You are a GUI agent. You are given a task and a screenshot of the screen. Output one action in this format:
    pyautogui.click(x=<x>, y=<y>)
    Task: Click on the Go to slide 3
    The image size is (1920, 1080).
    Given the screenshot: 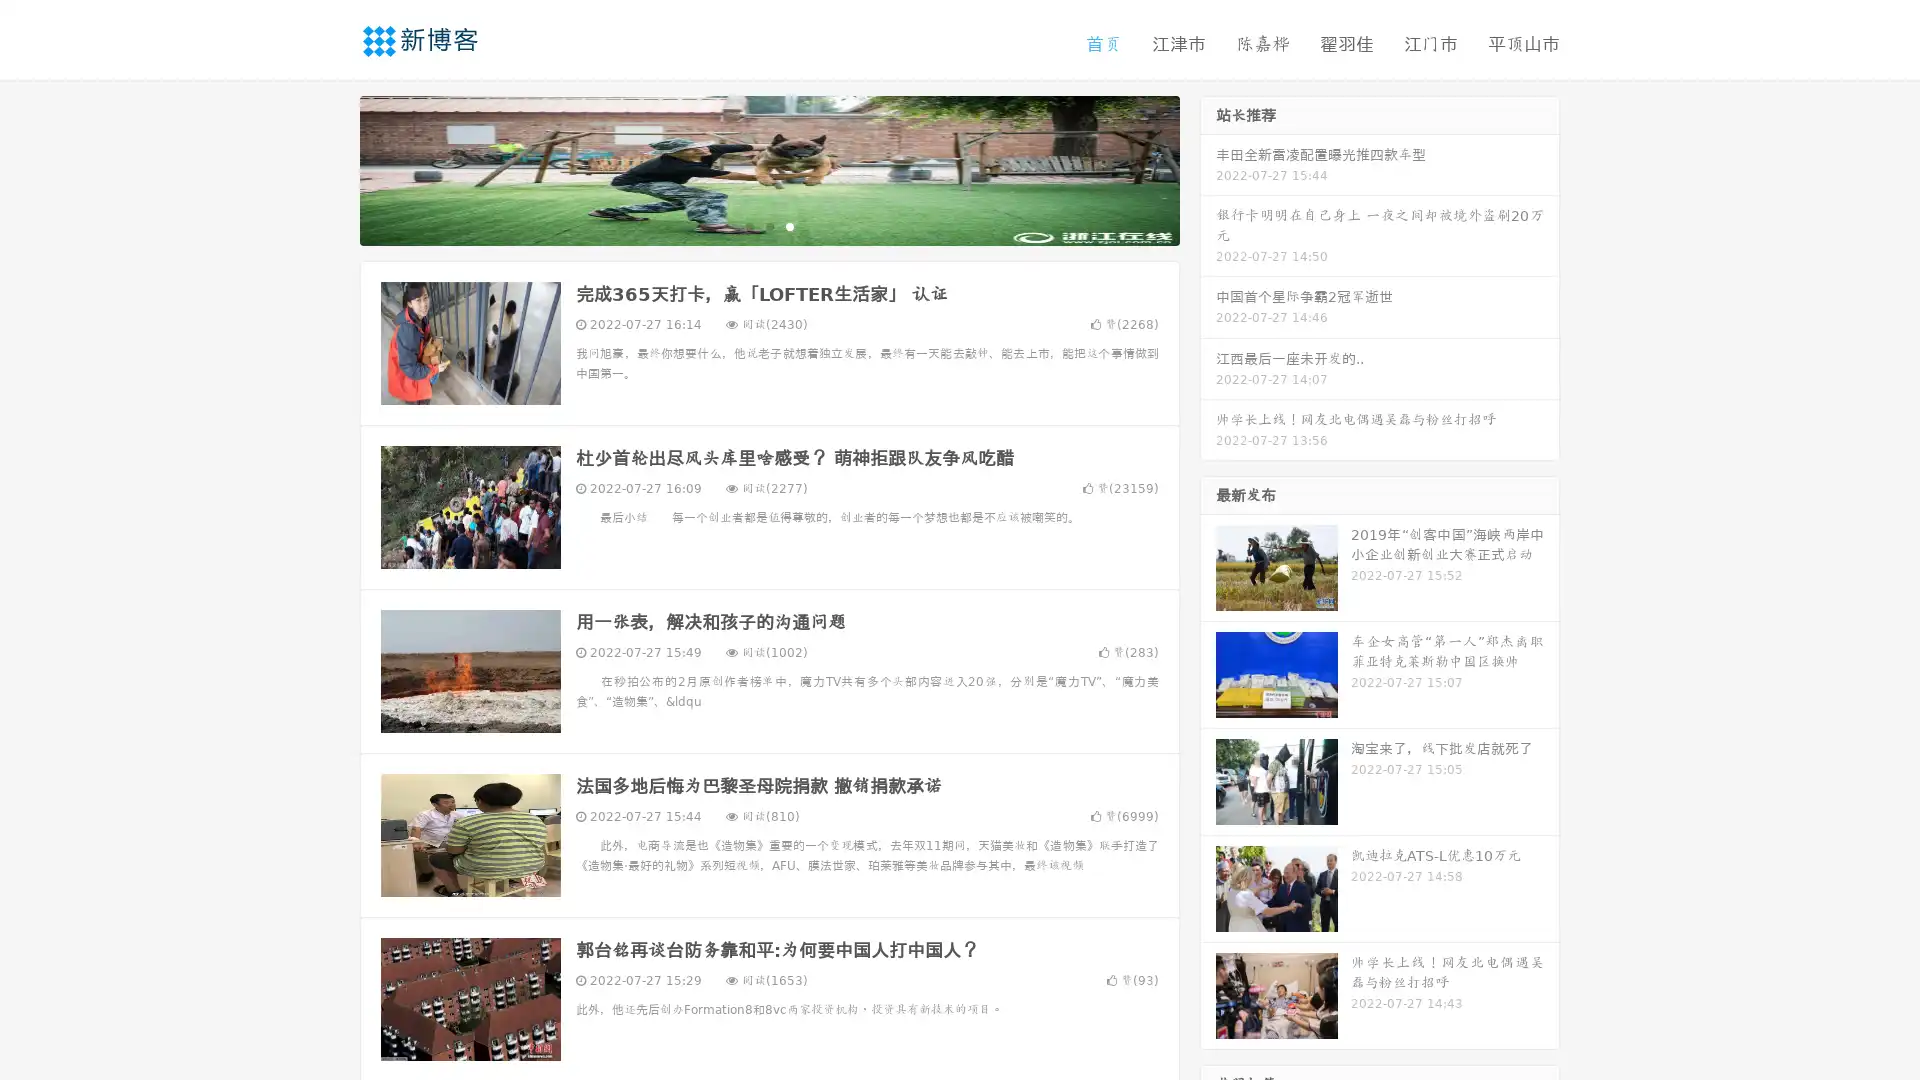 What is the action you would take?
    pyautogui.click(x=789, y=225)
    